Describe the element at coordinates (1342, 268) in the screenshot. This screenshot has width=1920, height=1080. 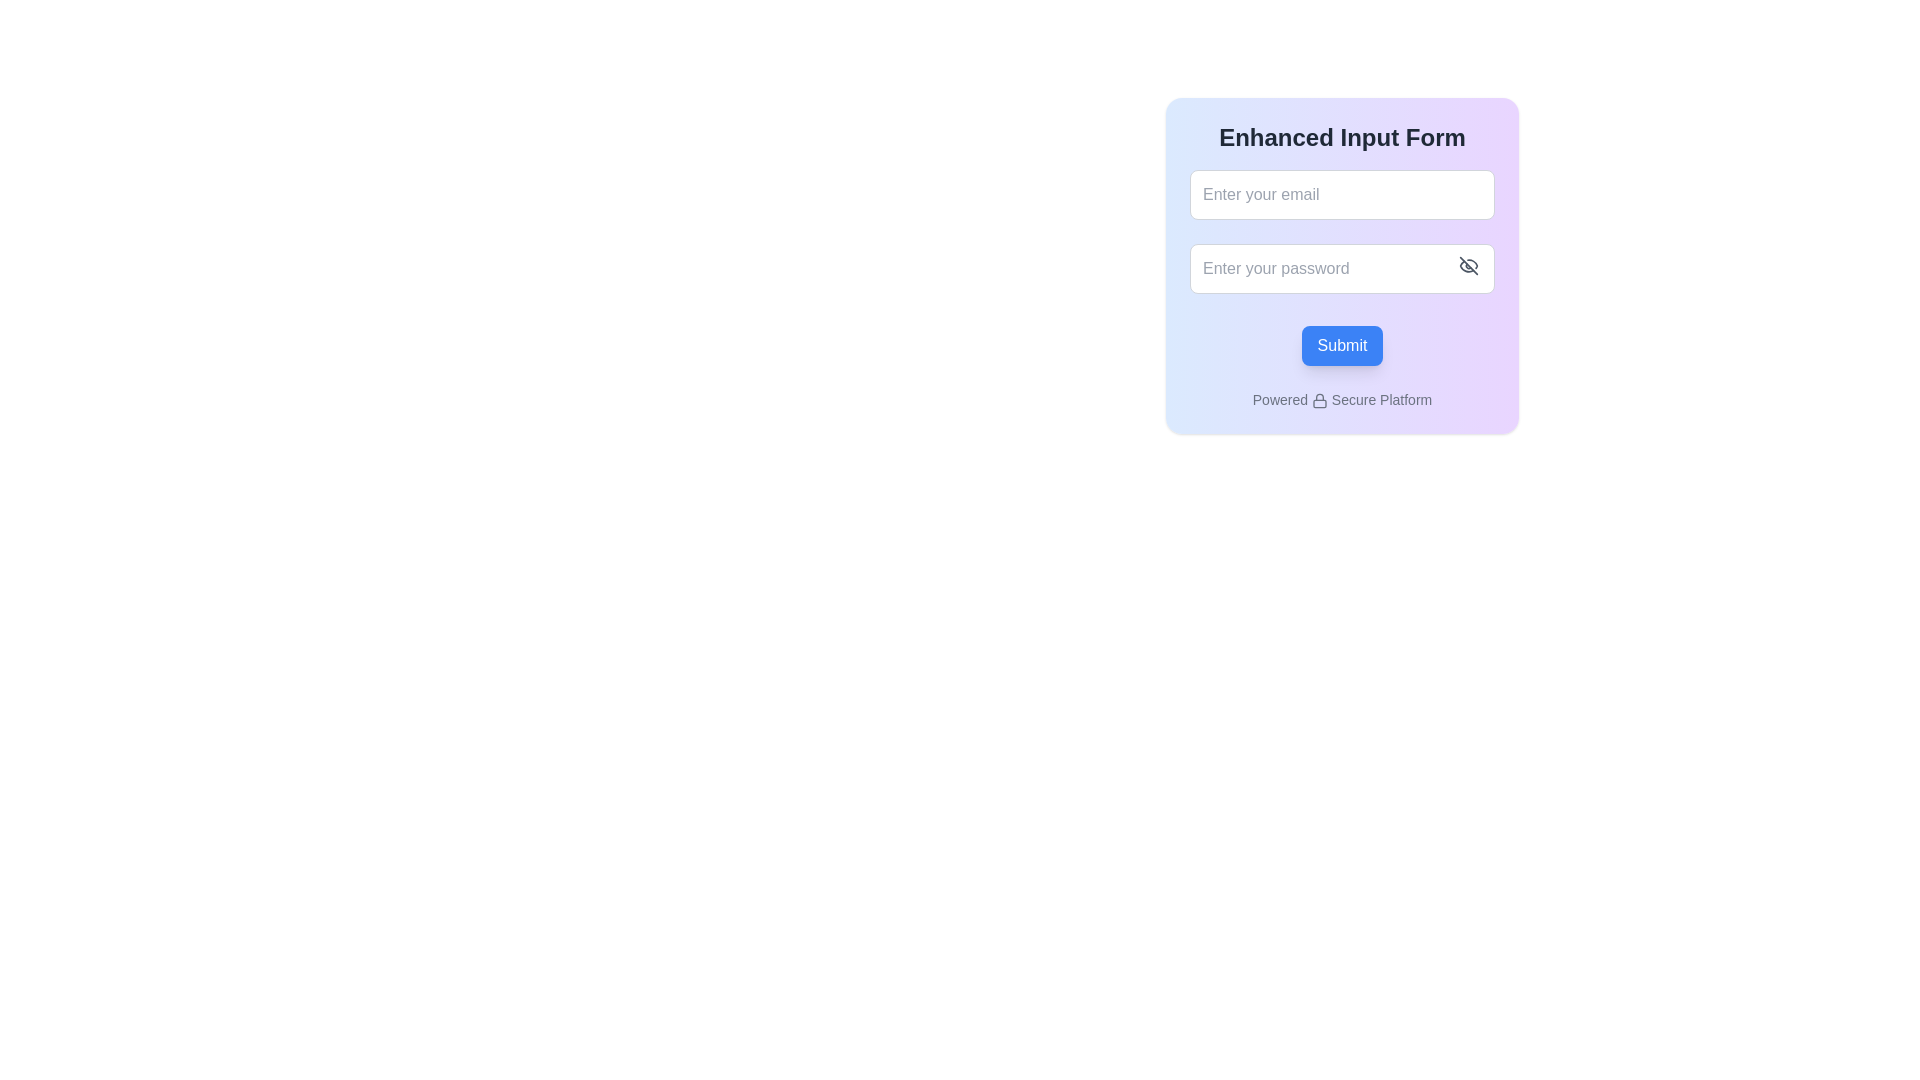
I see `the eye icon next to the Password input field` at that location.